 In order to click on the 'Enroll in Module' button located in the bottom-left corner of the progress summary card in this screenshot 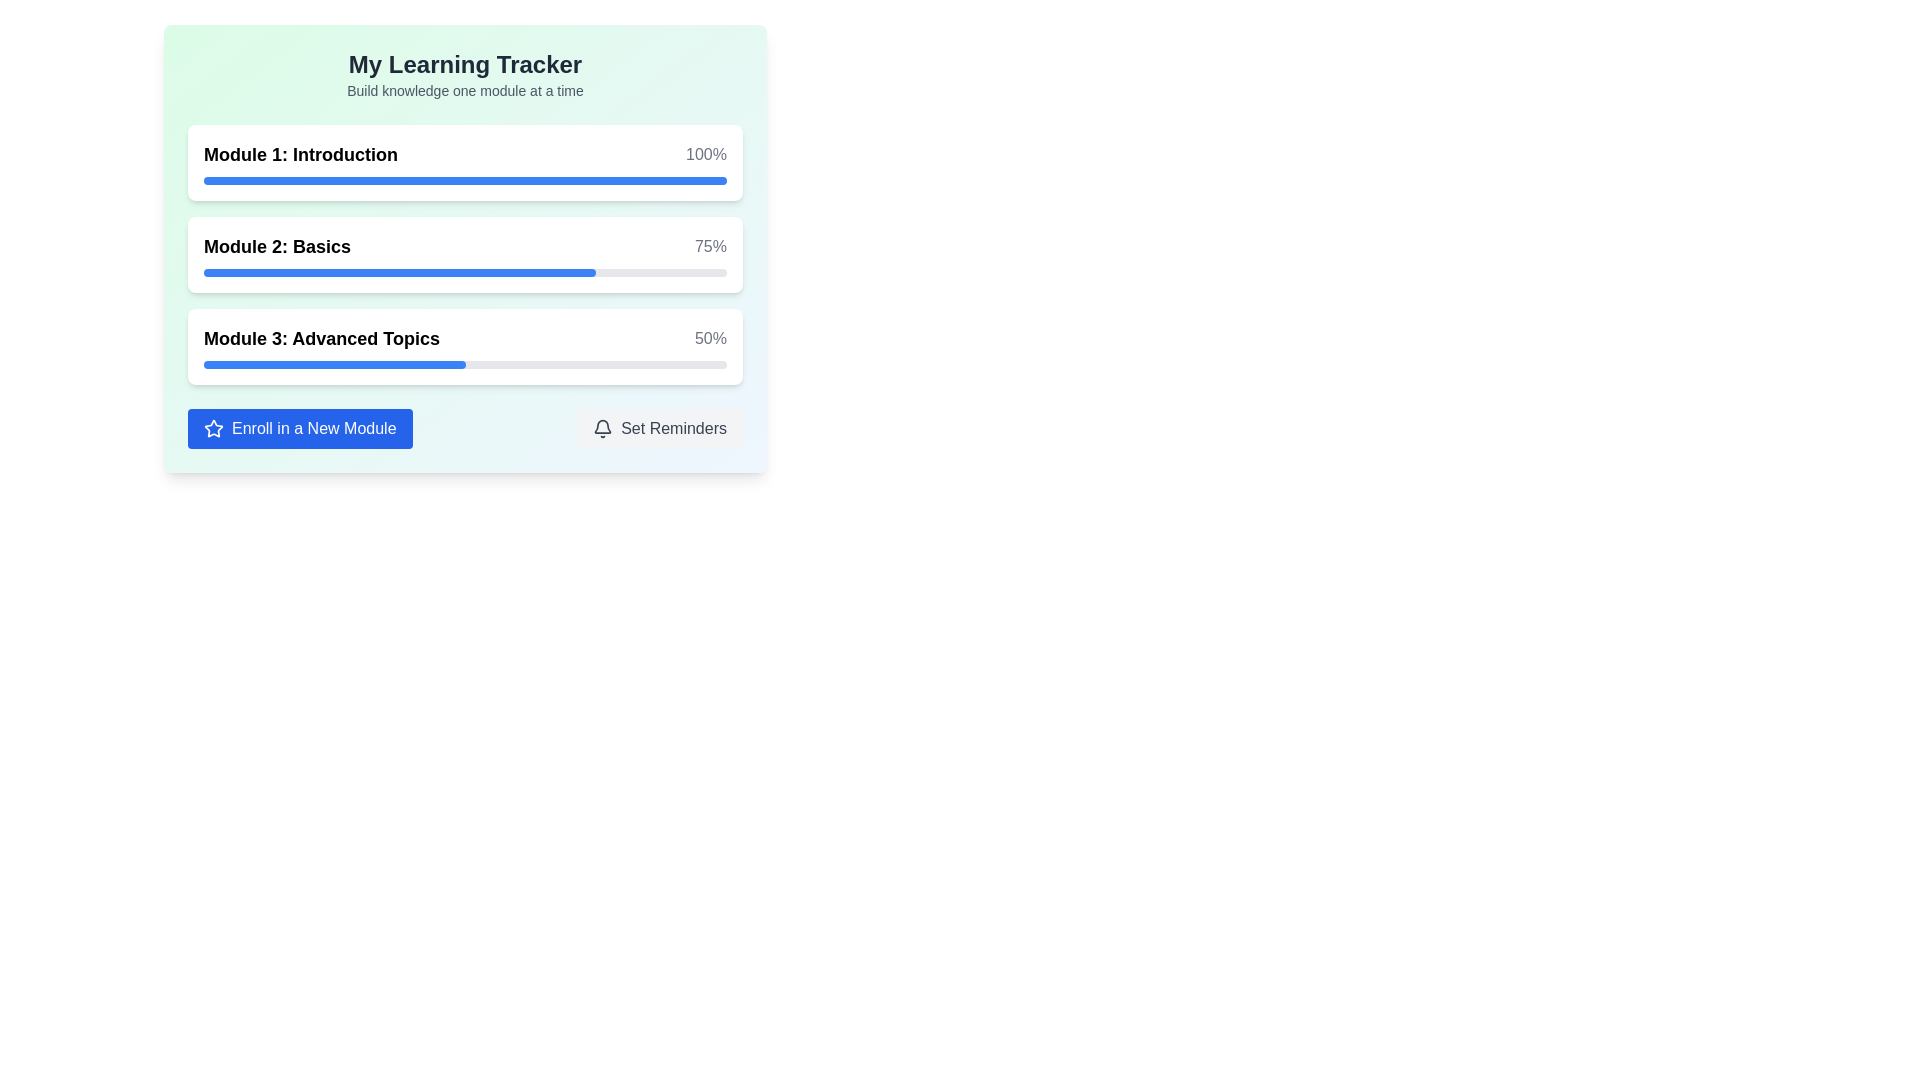, I will do `click(299, 427)`.